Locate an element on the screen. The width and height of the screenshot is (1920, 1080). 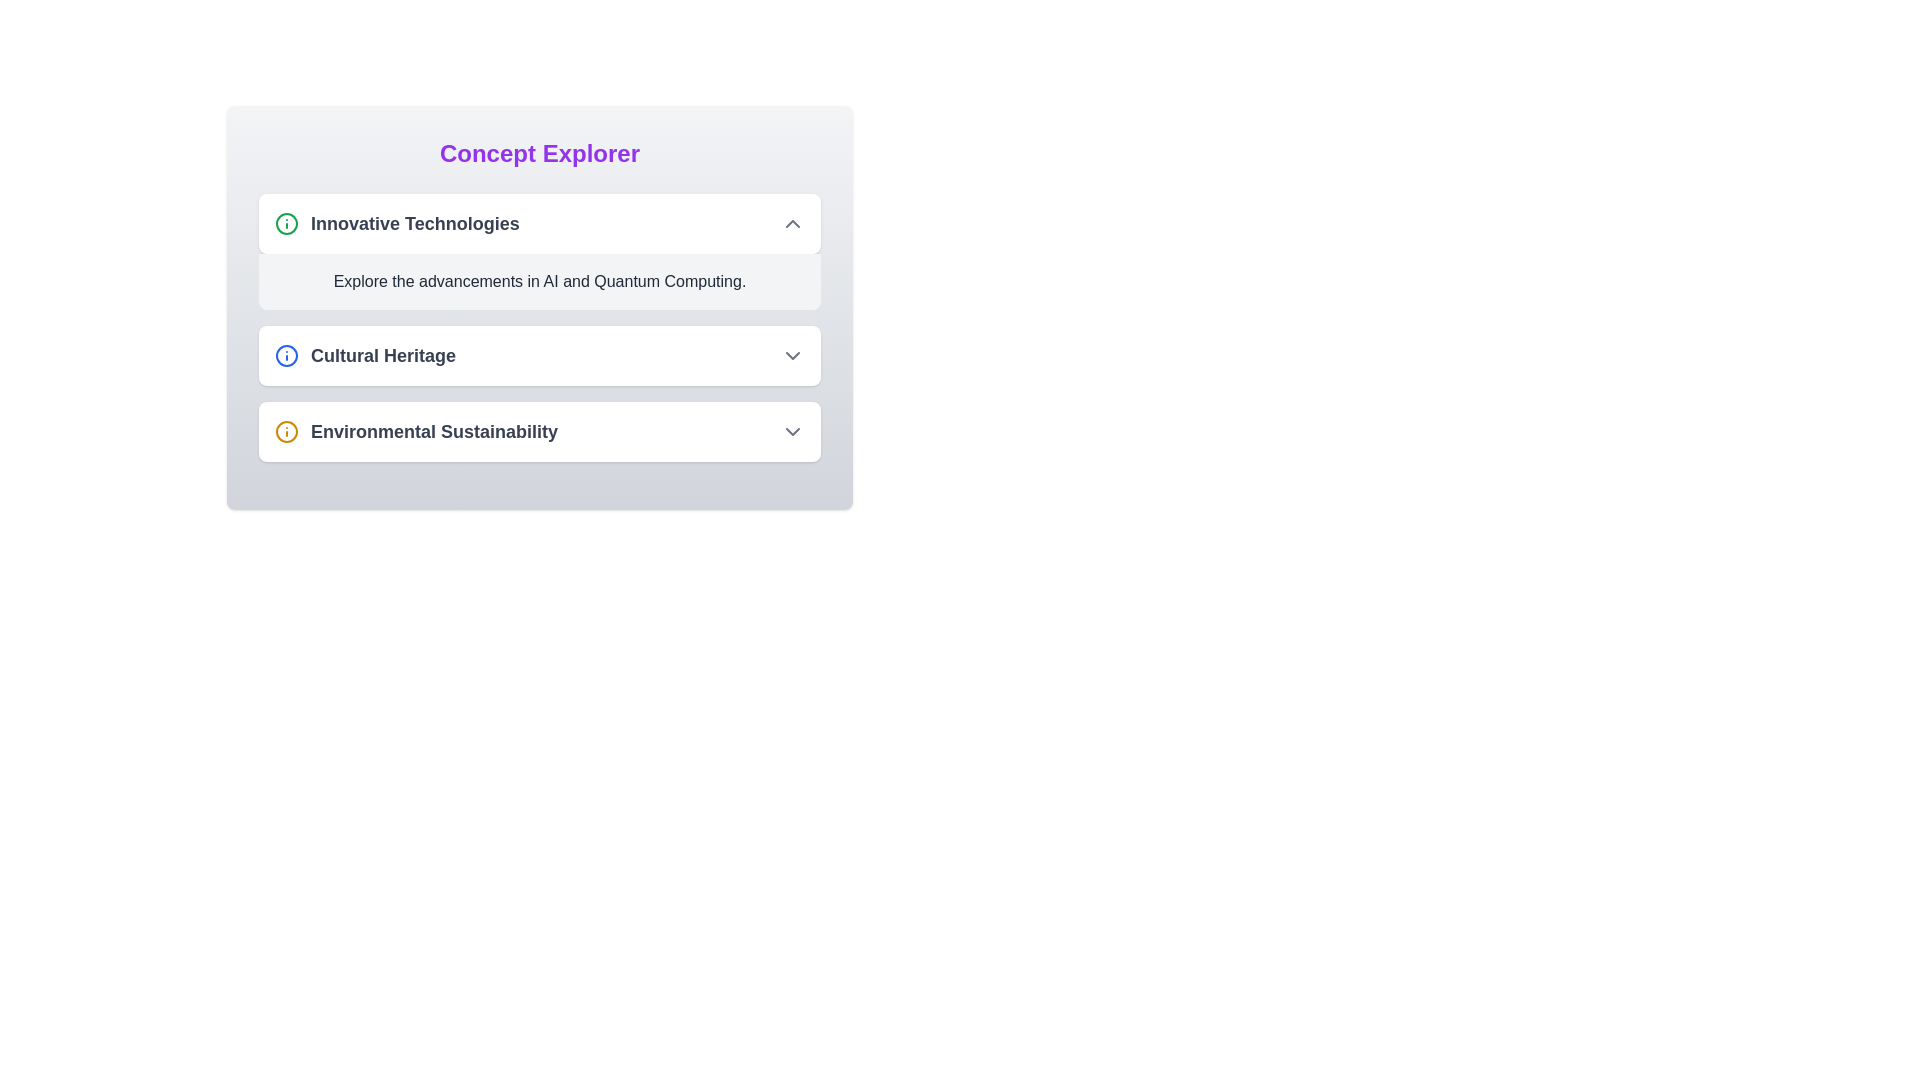
the 'Environmental Sustainability' label in the menu is located at coordinates (433, 431).